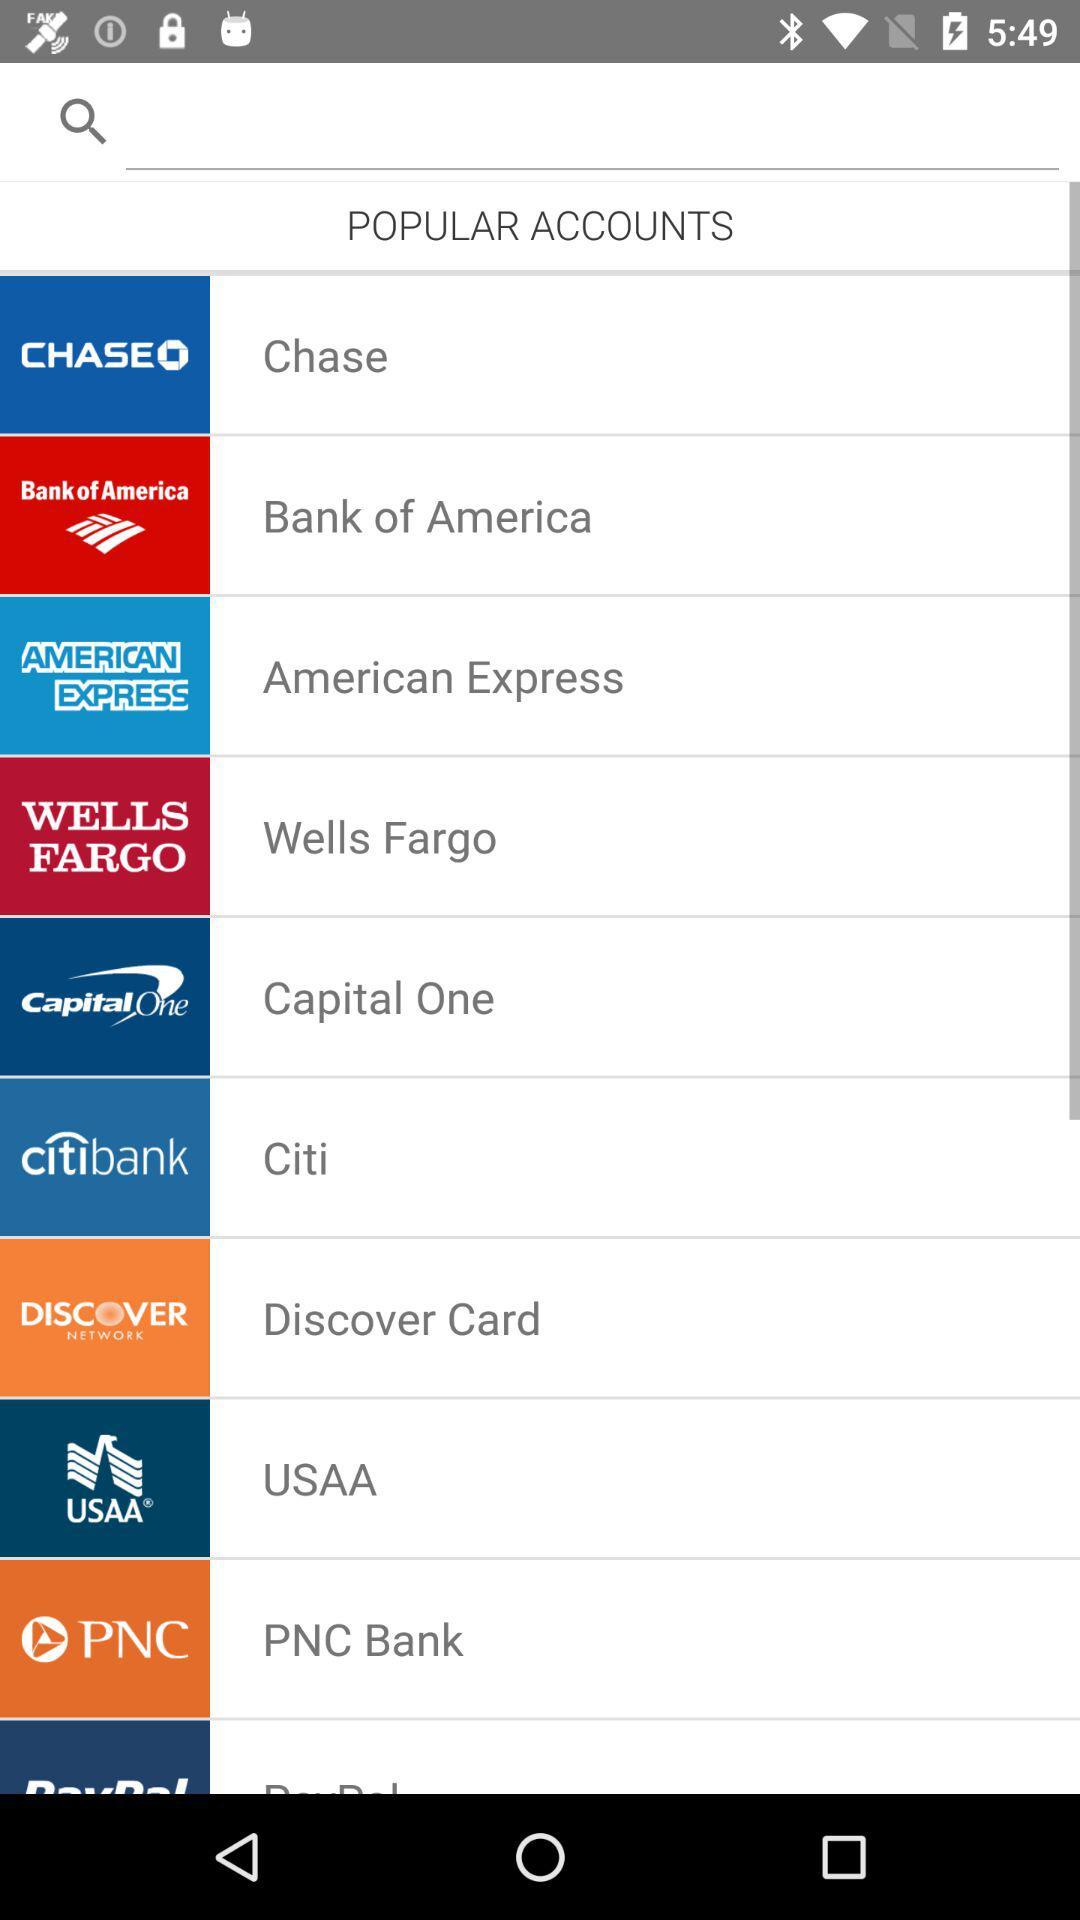 The image size is (1080, 1920). What do you see at coordinates (318, 1478) in the screenshot?
I see `the usaa app` at bounding box center [318, 1478].